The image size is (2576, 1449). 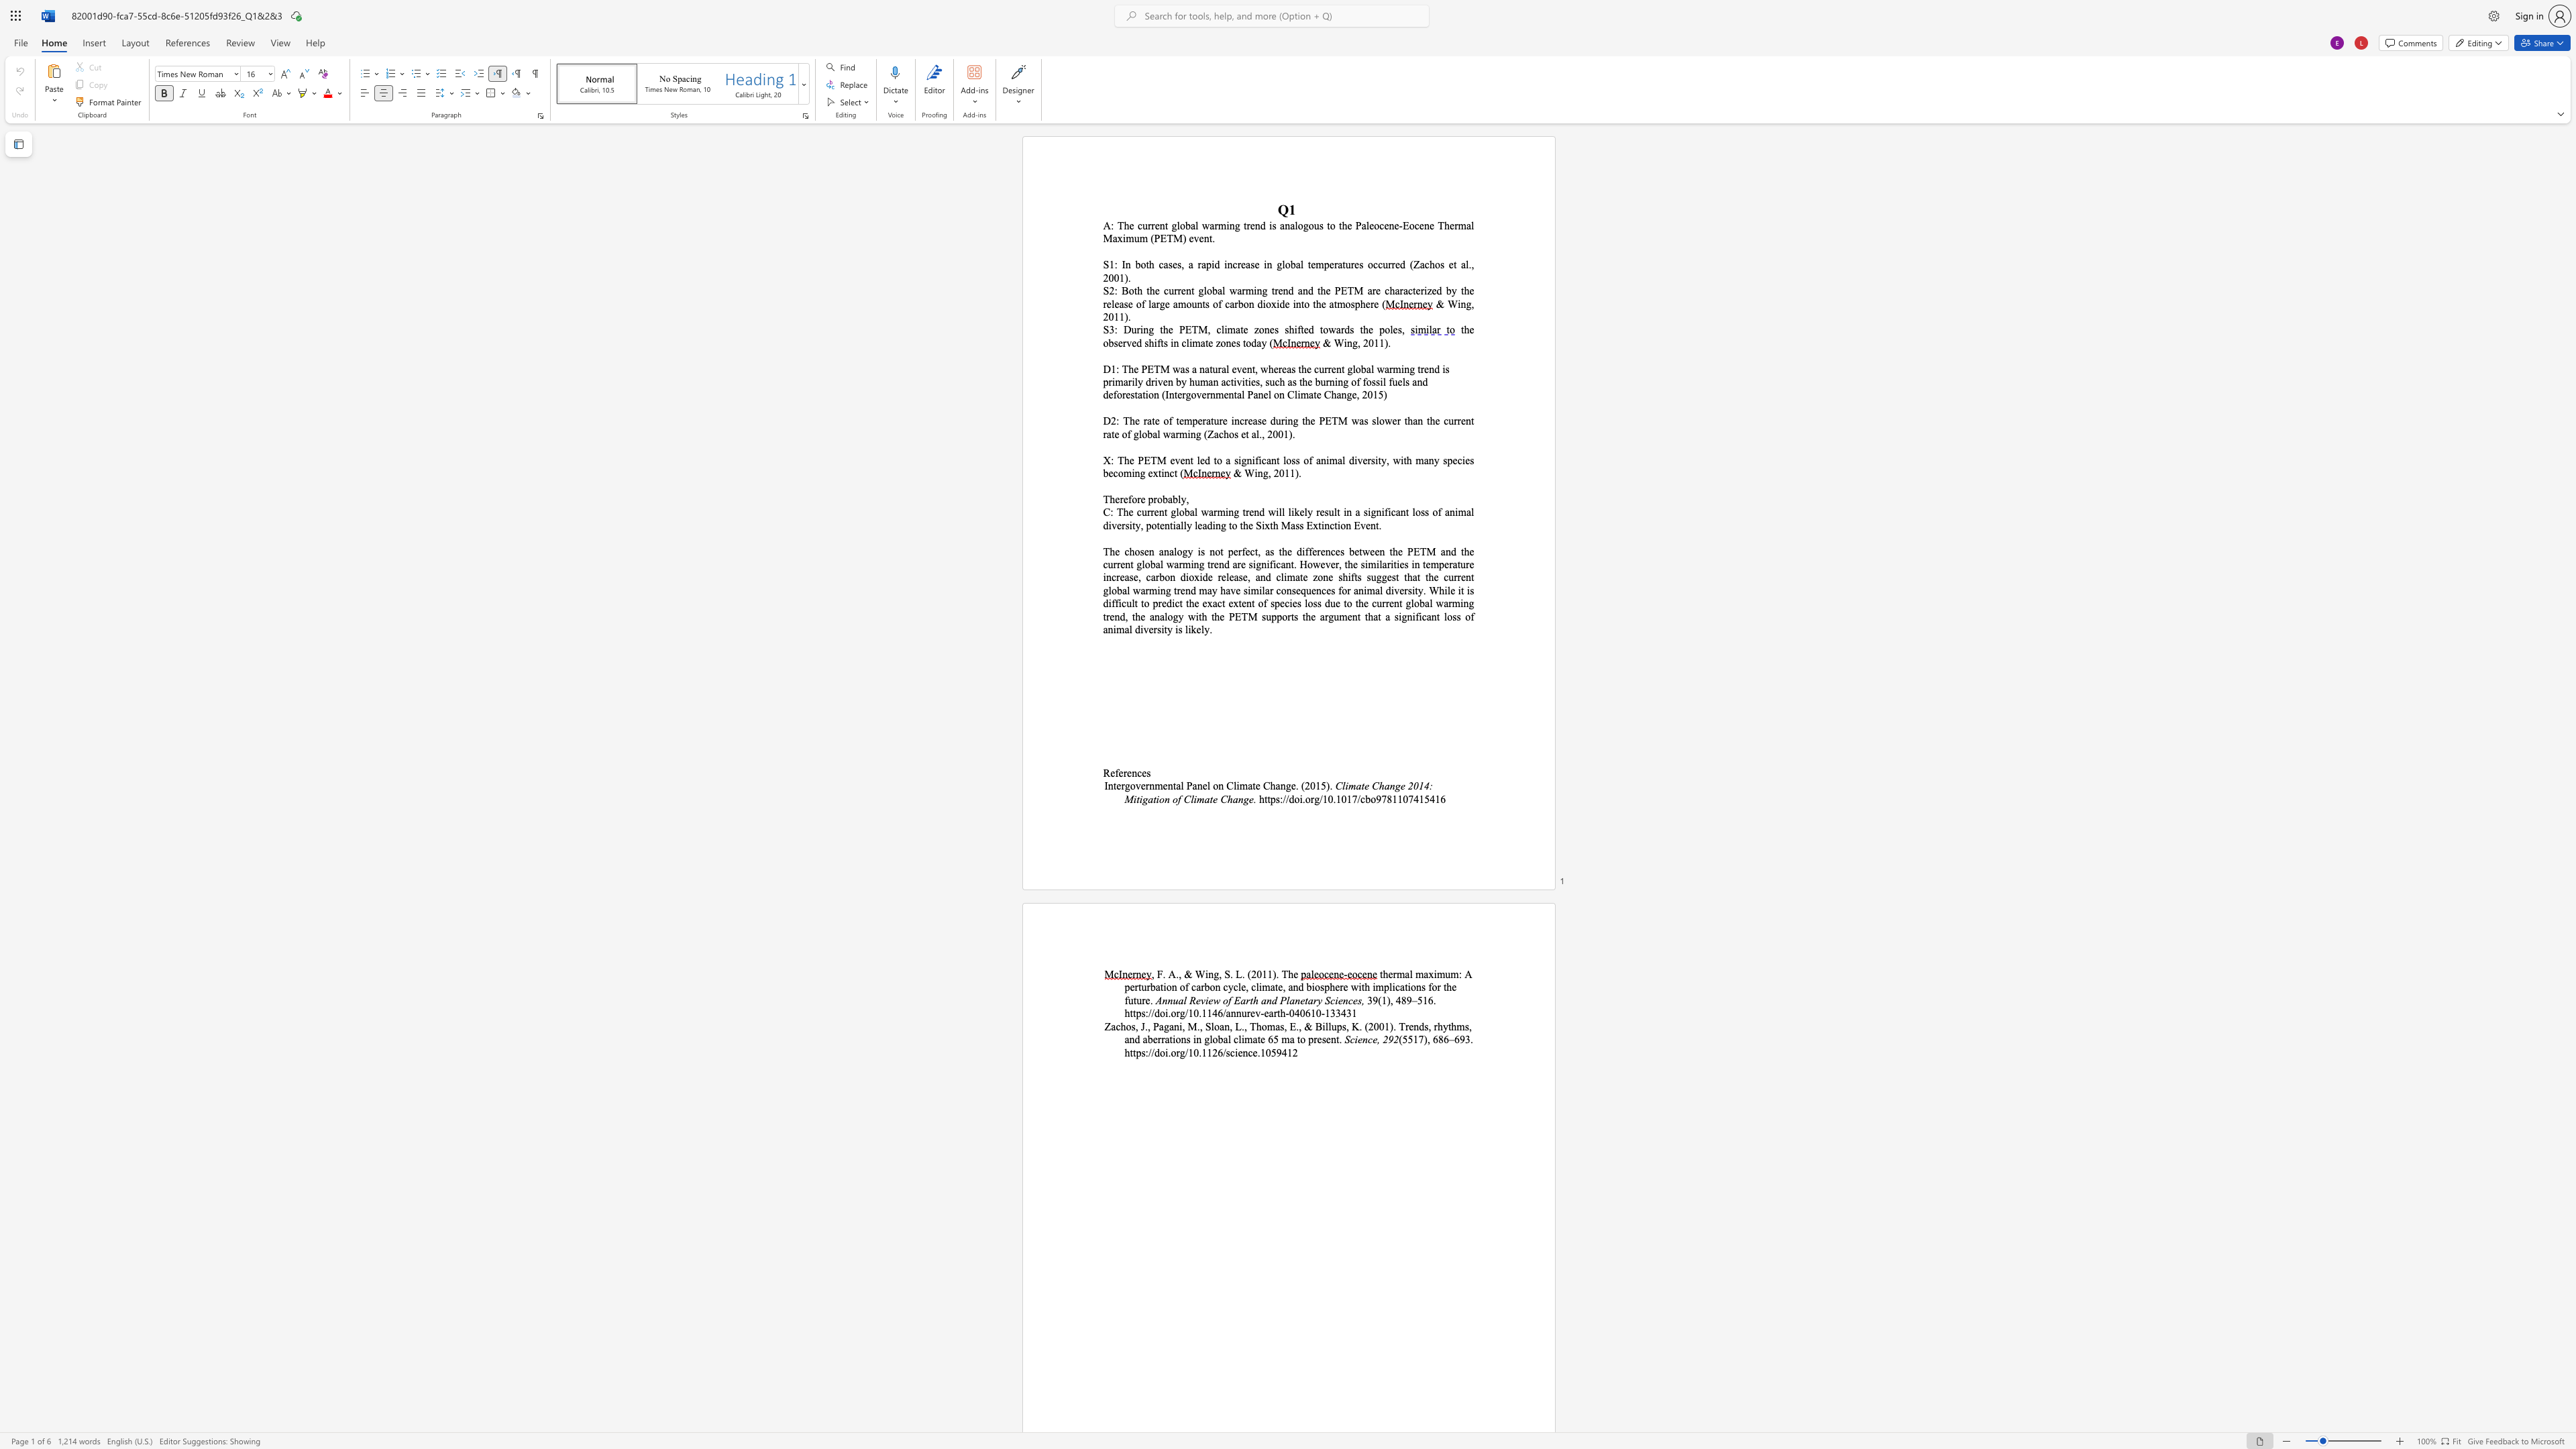 I want to click on the subset text "rnmental Panel on Cli" within the text "(Intergovernmental Panel on Climate Change, 2015)", so click(x=1205, y=395).